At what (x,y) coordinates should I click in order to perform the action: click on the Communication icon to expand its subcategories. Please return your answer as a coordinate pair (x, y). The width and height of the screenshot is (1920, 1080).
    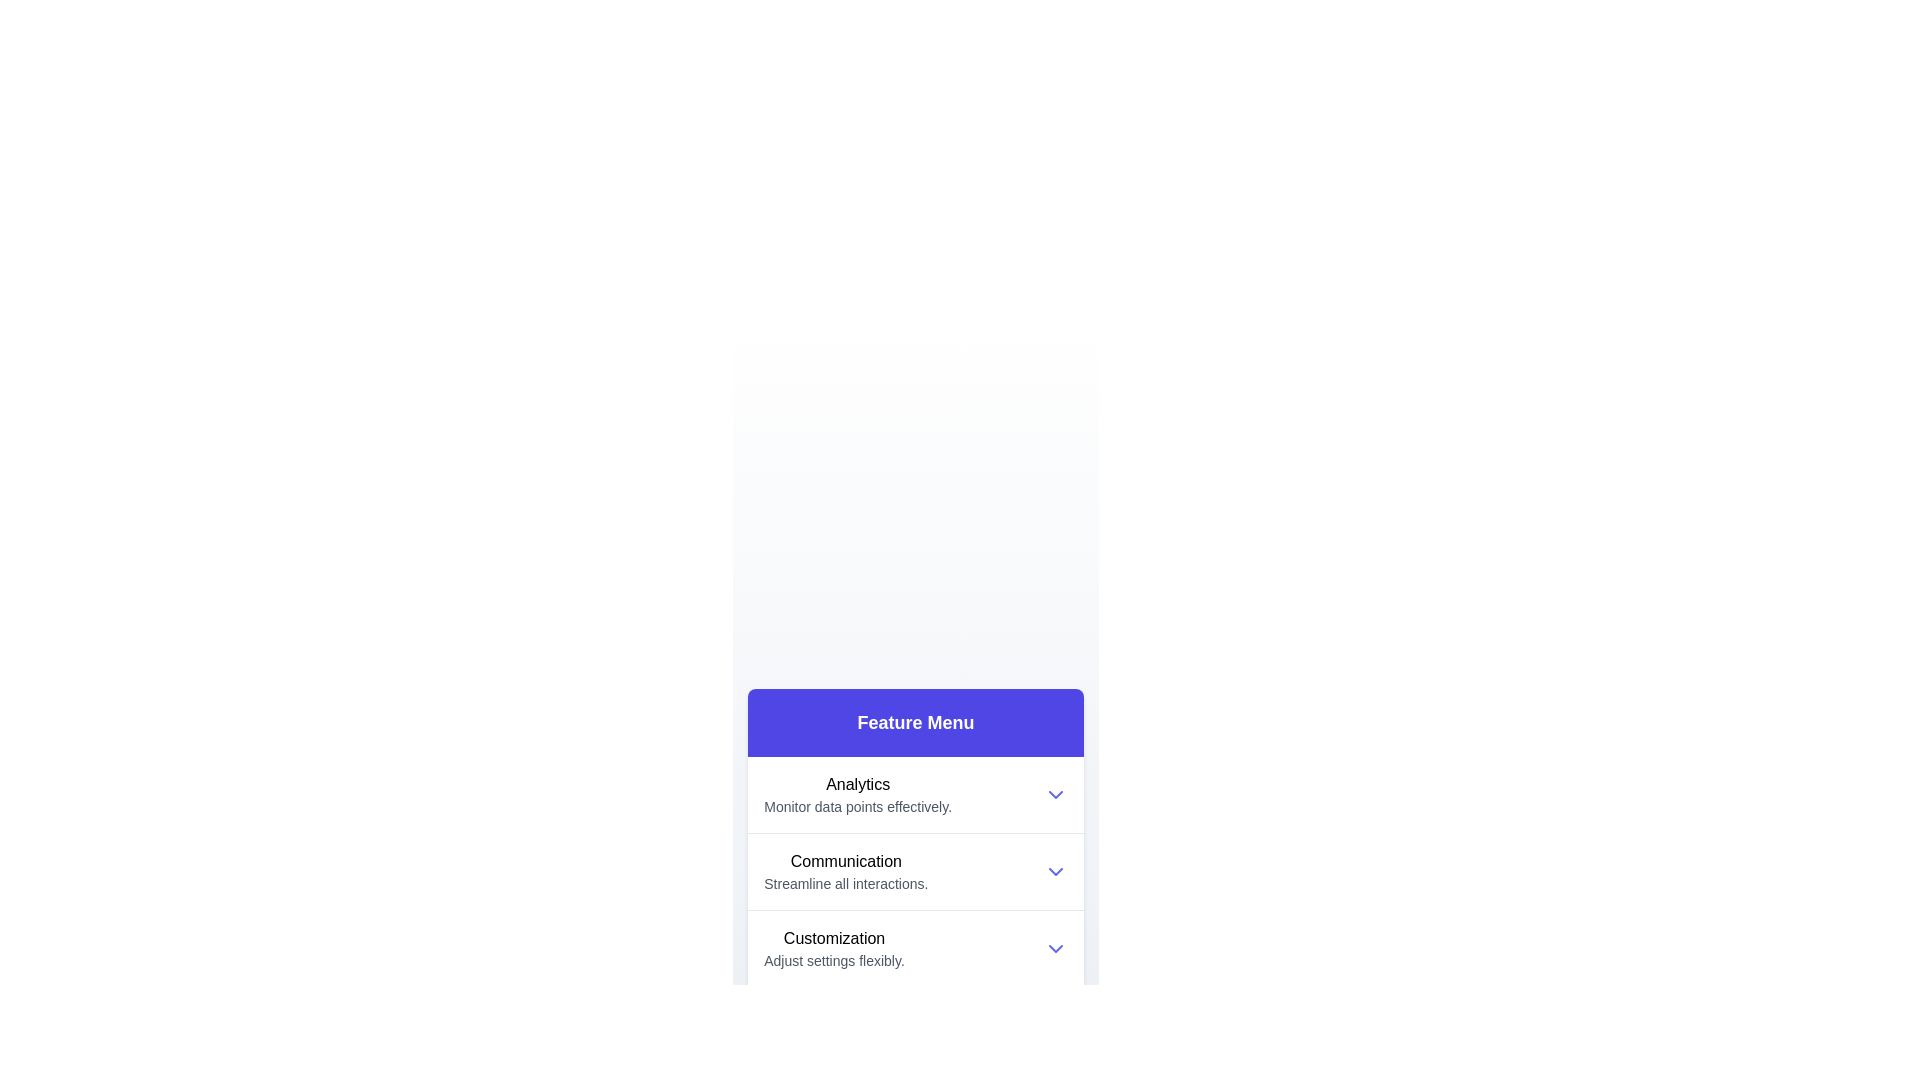
    Looking at the image, I should click on (846, 870).